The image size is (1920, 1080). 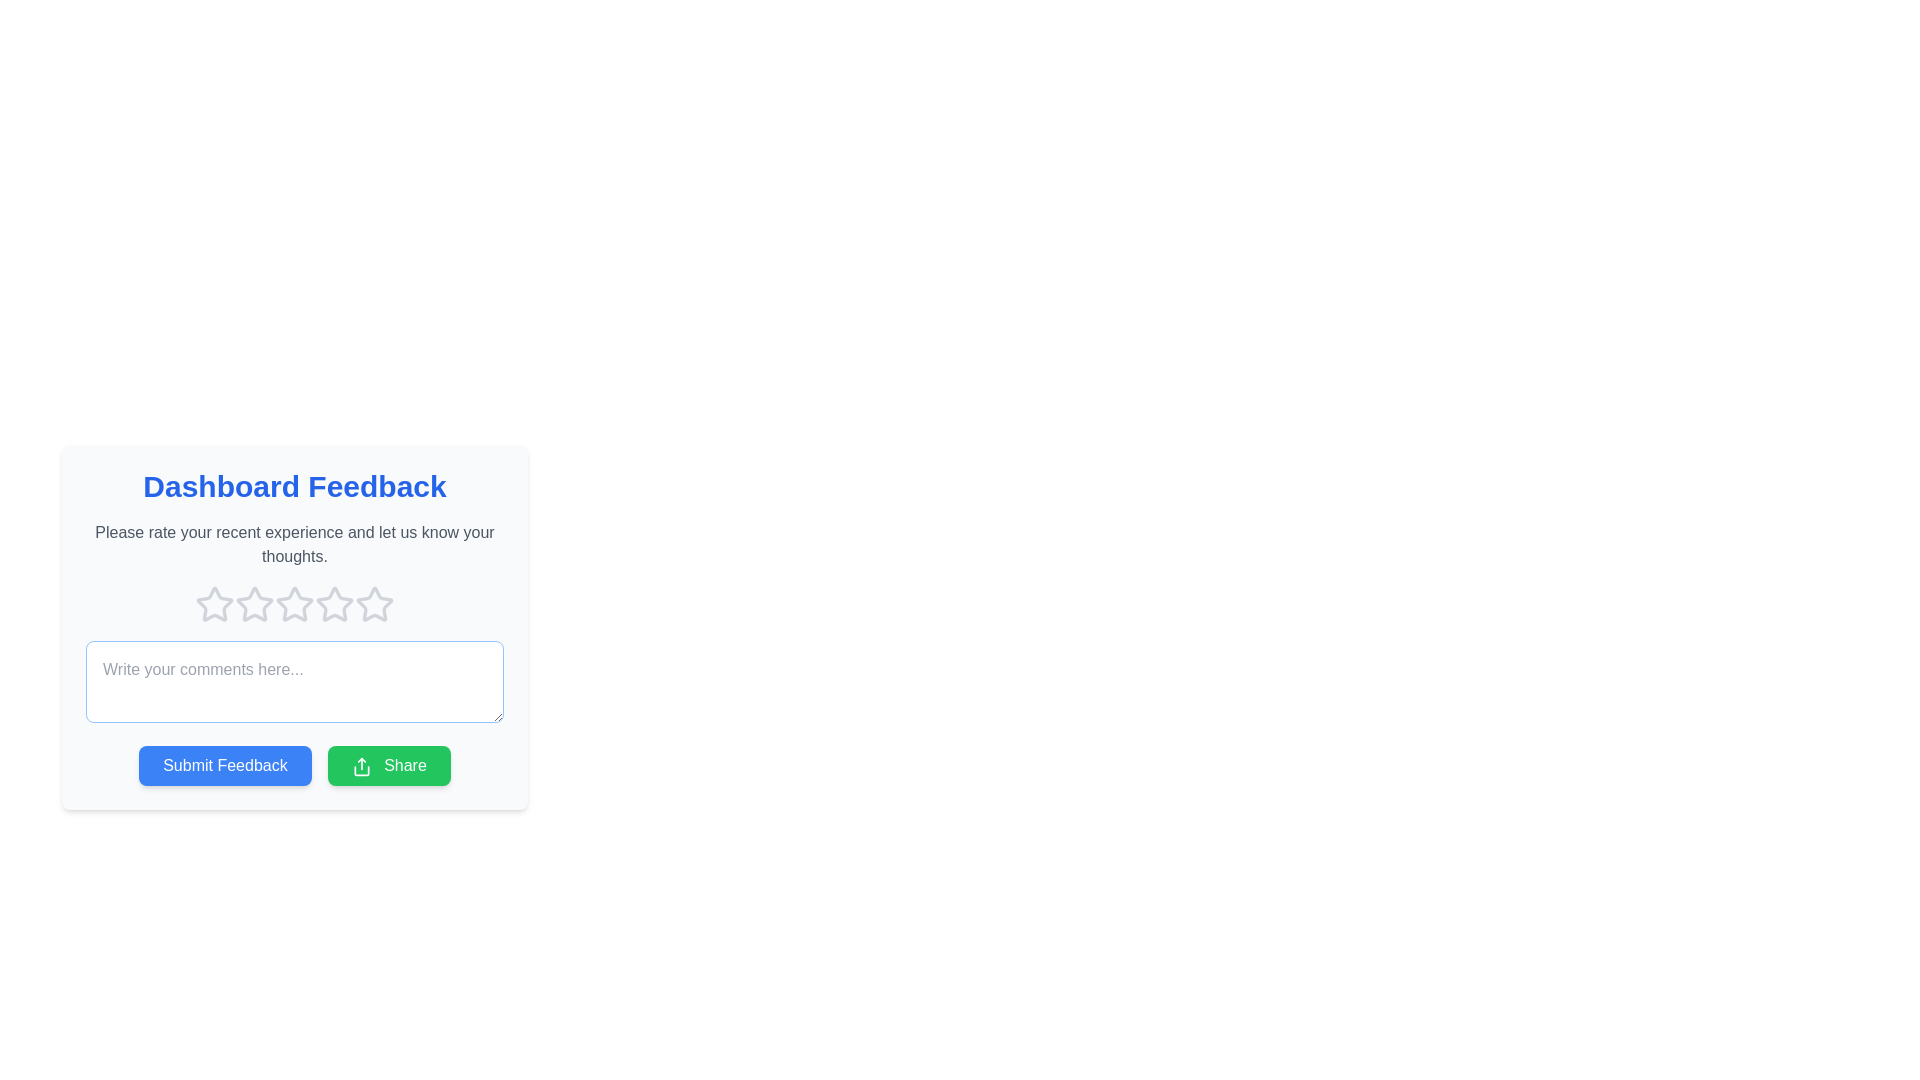 What do you see at coordinates (335, 603) in the screenshot?
I see `the third star icon from the left in the horizontal row of five stars within the 'Dashboard Feedback' section` at bounding box center [335, 603].